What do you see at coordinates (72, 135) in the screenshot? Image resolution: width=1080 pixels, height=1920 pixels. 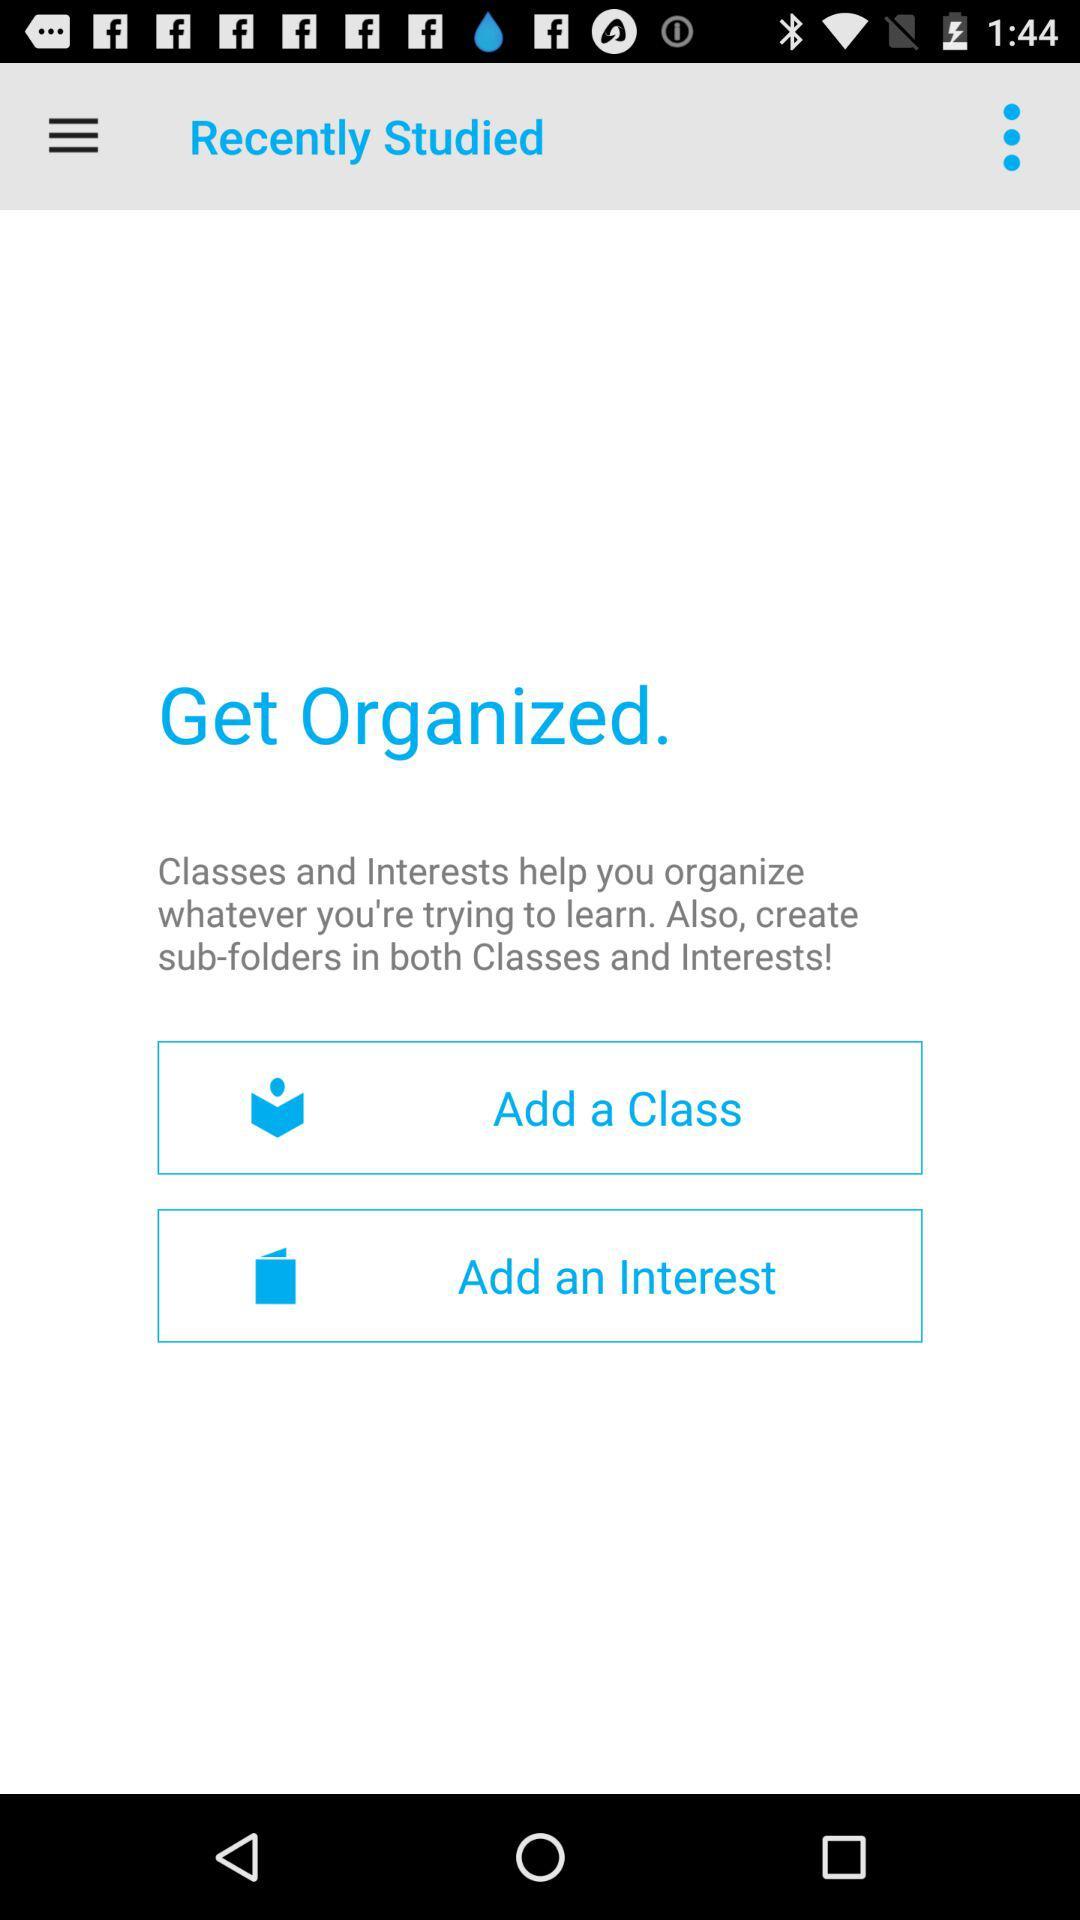 I see `icon above get organized.` at bounding box center [72, 135].